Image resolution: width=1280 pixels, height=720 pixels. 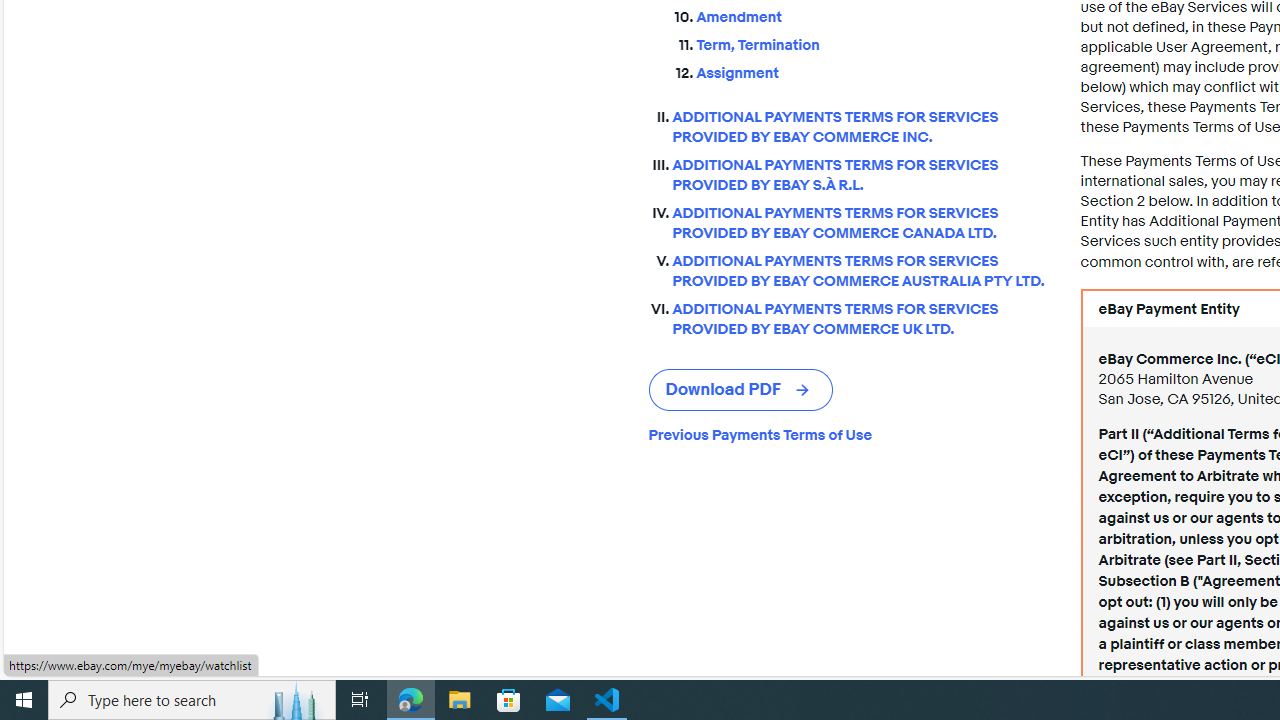 What do you see at coordinates (872, 72) in the screenshot?
I see `'Assignment'` at bounding box center [872, 72].